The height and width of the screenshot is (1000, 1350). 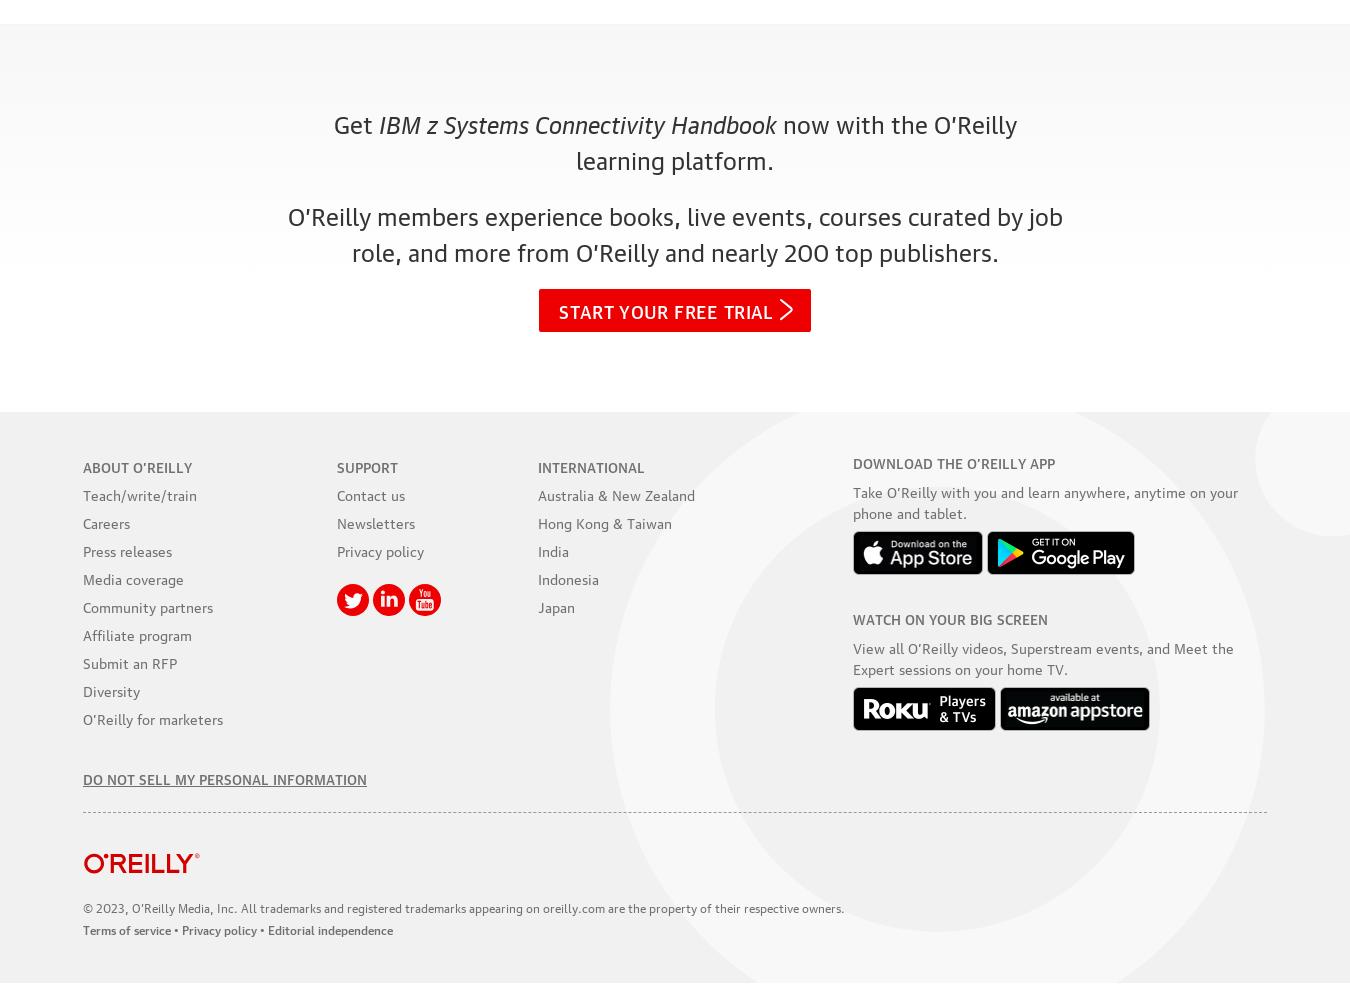 I want to click on 'Diversity', so click(x=110, y=689).